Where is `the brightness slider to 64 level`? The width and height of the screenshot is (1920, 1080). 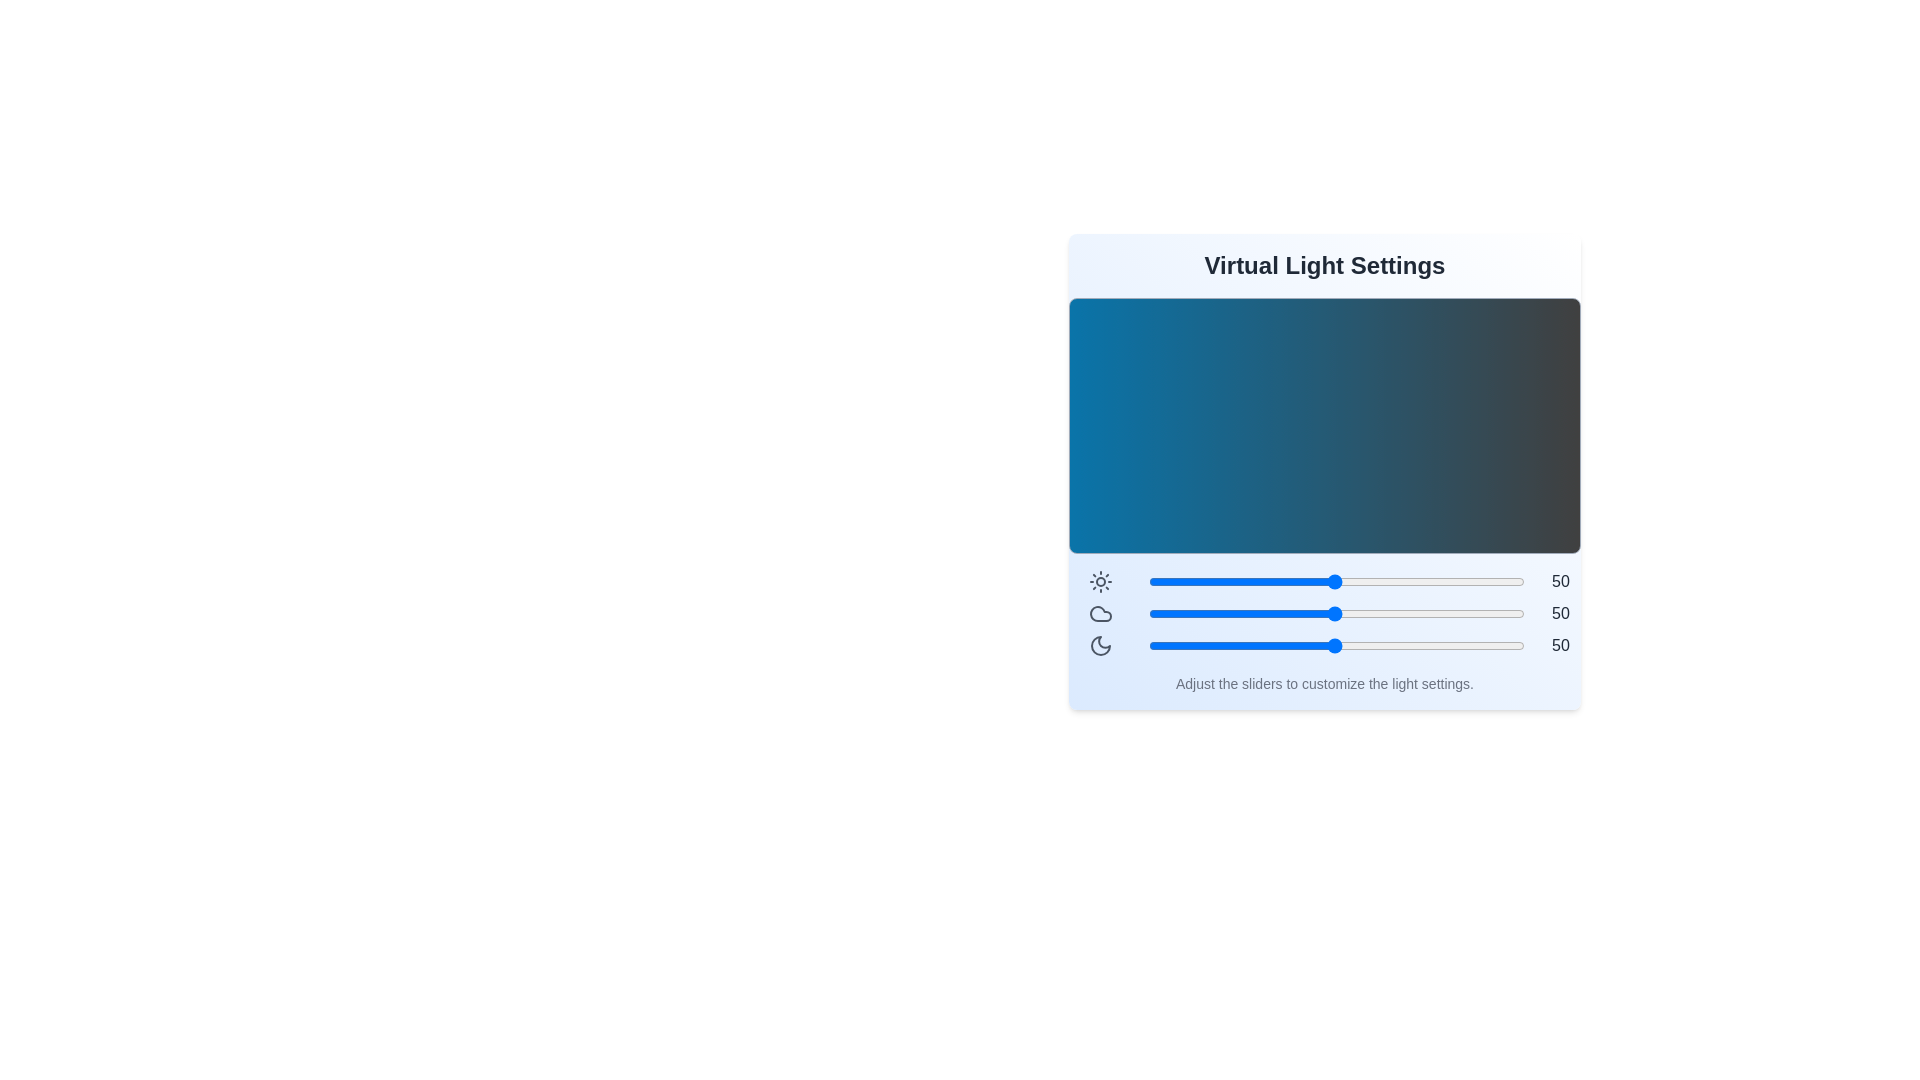
the brightness slider to 64 level is located at coordinates (1387, 582).